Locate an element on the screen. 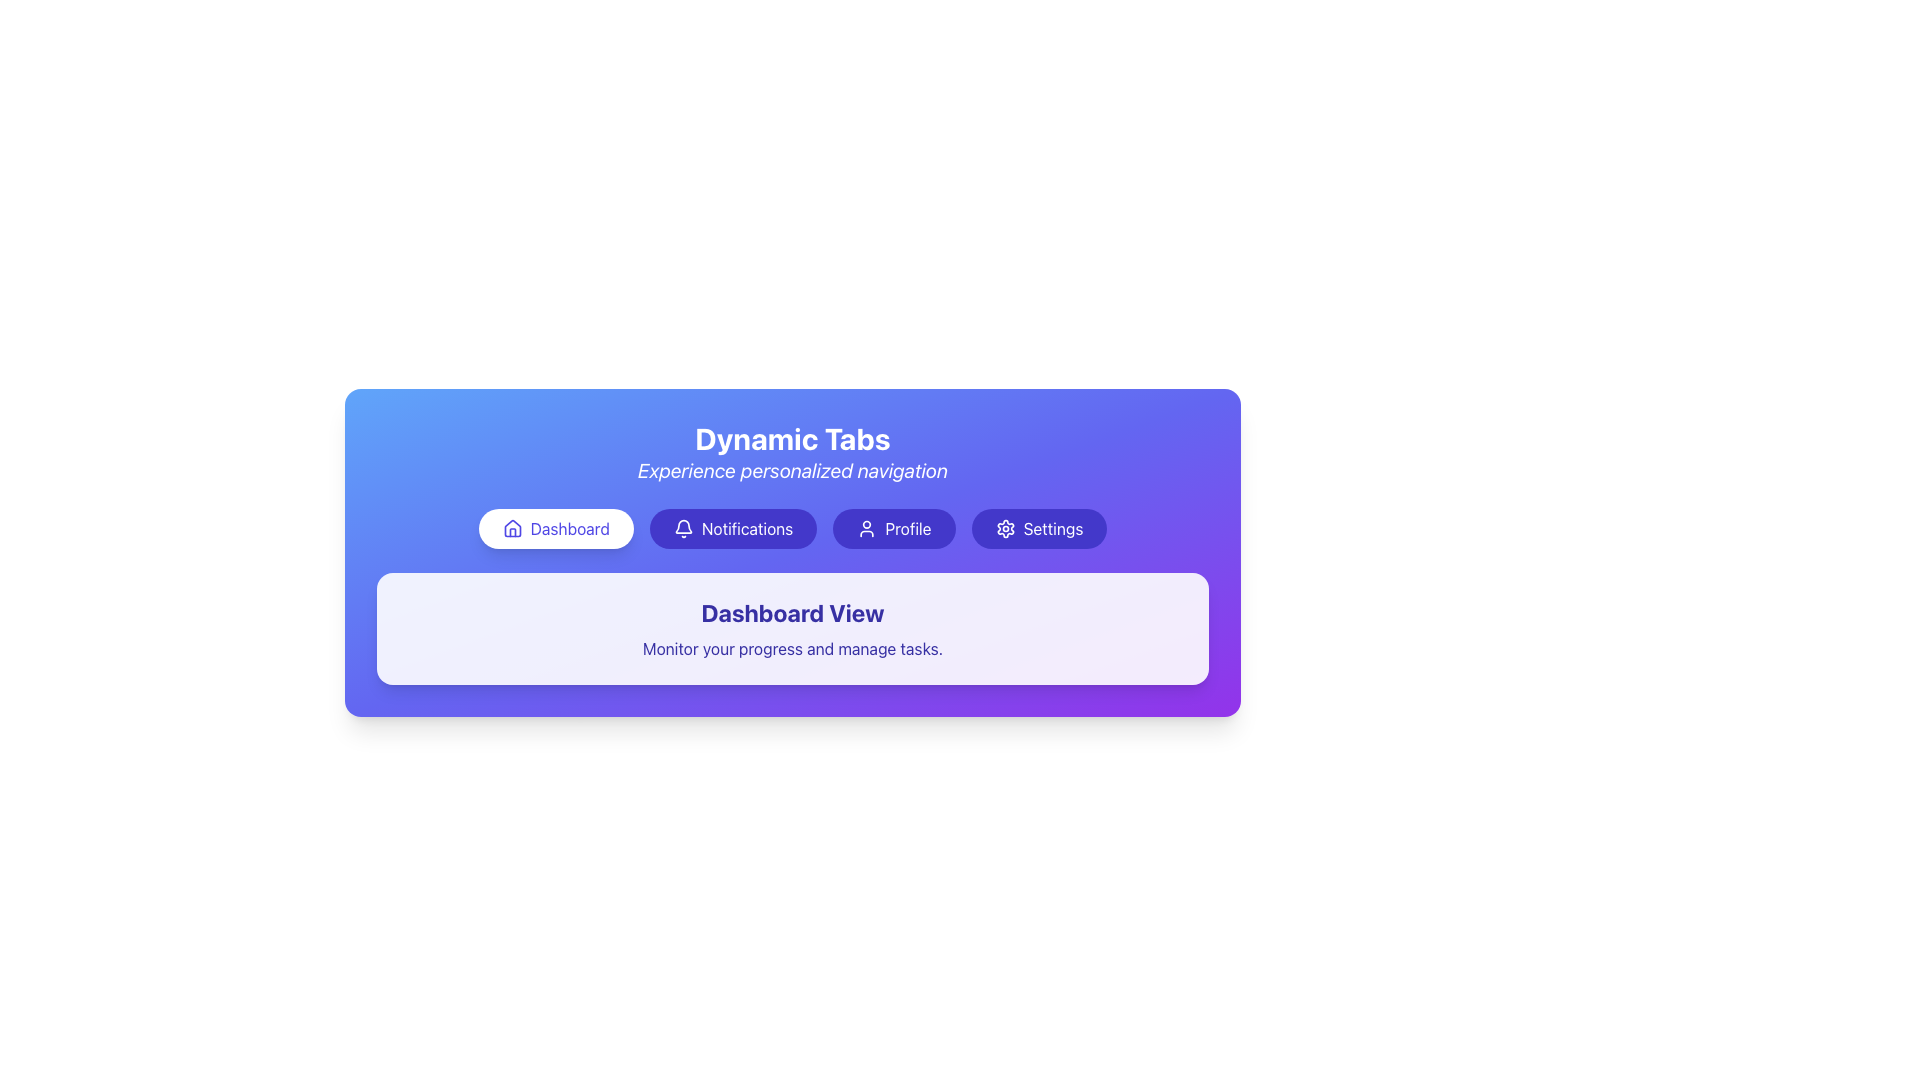 The height and width of the screenshot is (1080, 1920). text 'Dashboard View' which is a bold, large heading centered at the top of the card component in the UI is located at coordinates (791, 612).